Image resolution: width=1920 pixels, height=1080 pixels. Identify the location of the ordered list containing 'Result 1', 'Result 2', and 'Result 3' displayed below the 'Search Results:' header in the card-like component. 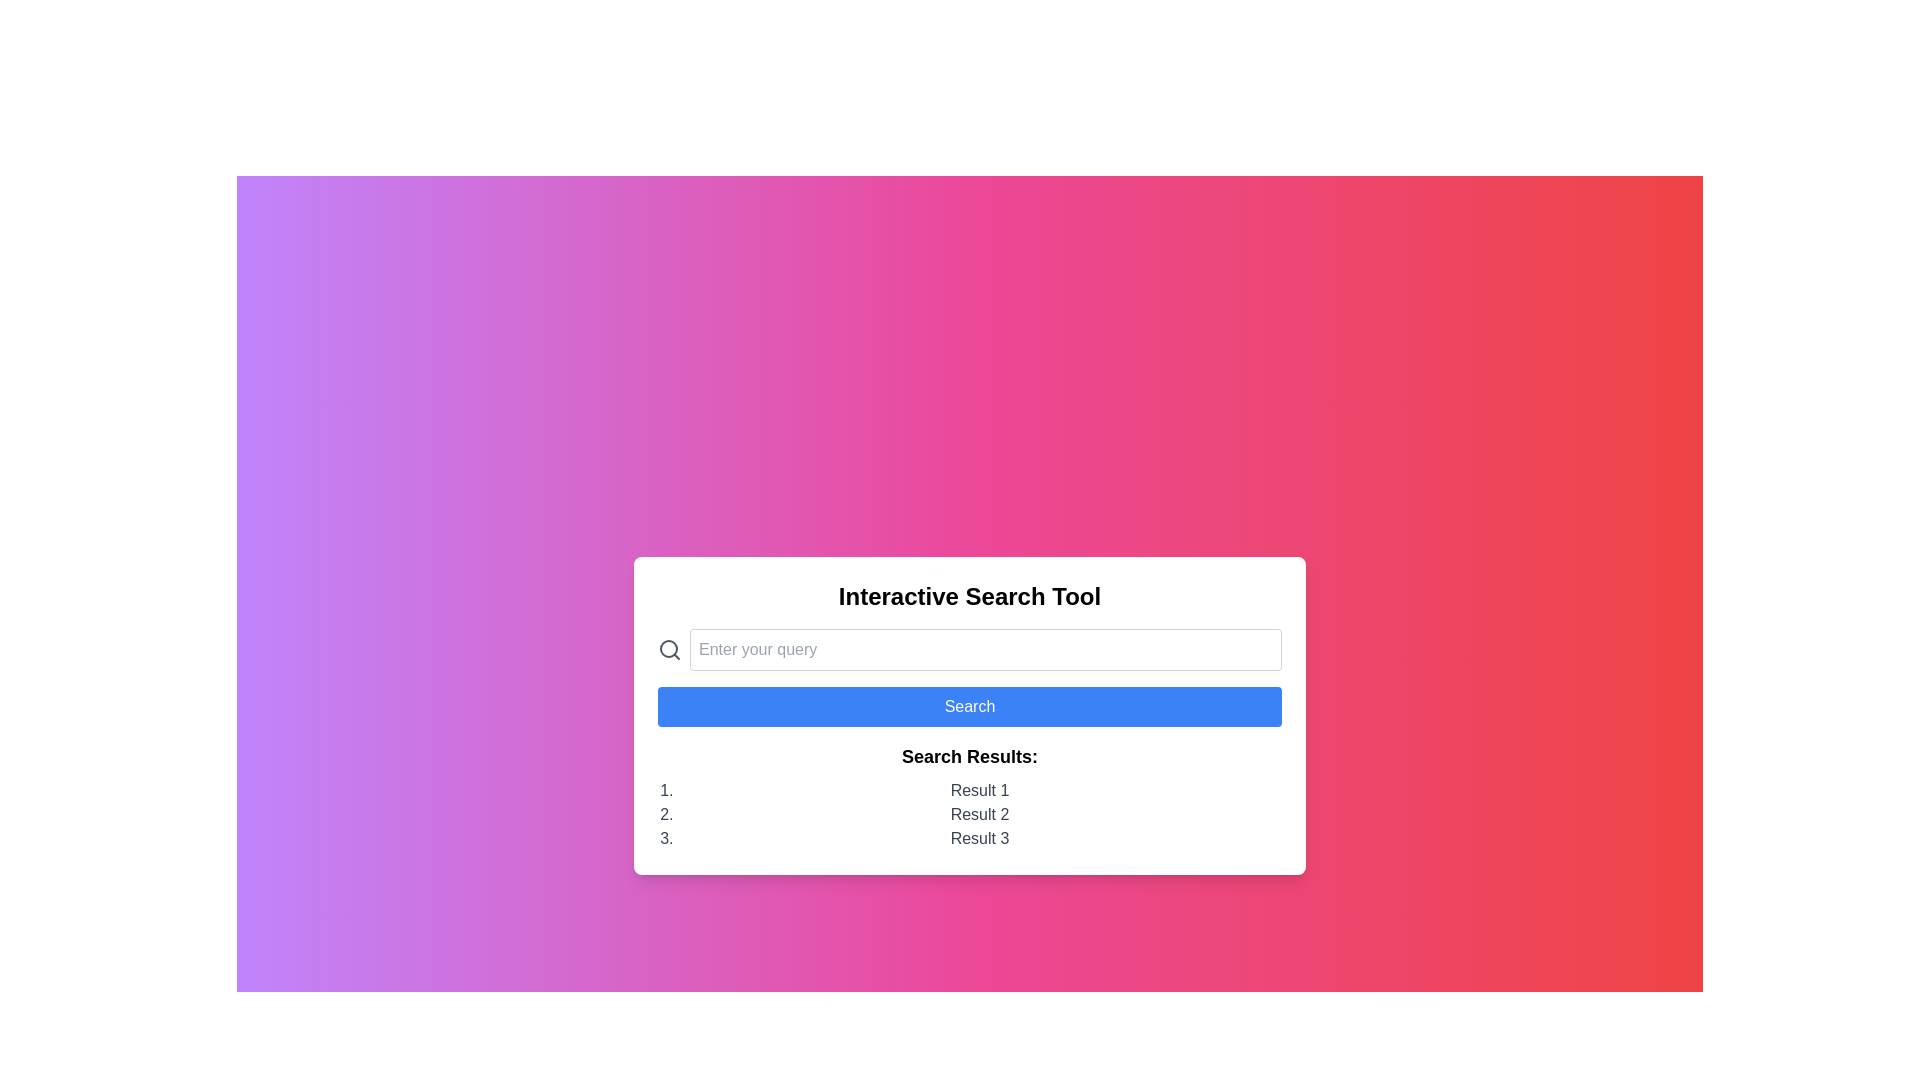
(969, 814).